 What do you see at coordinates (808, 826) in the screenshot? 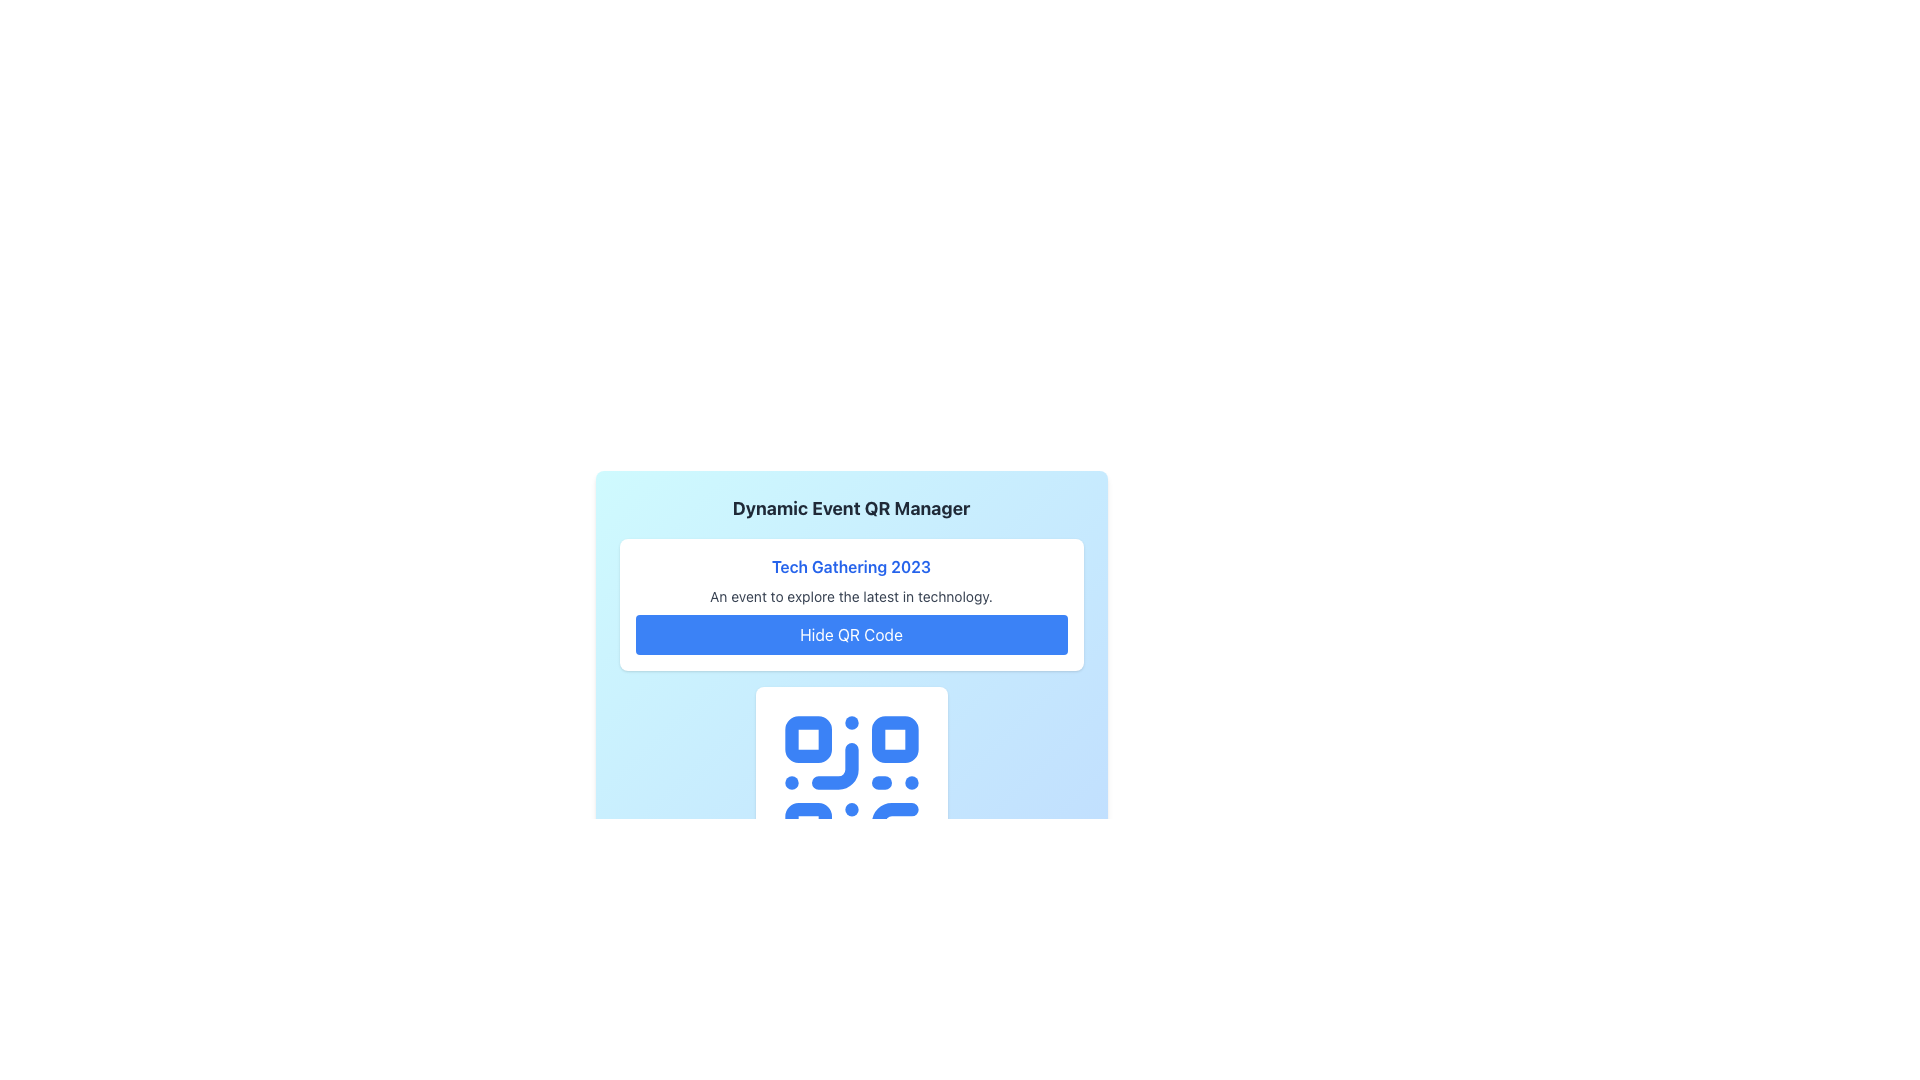
I see `the third square with rounded corners located in the bottom-left cluster of the QR code visual component, which is styled in alignment with the QR code graphic theme` at bounding box center [808, 826].